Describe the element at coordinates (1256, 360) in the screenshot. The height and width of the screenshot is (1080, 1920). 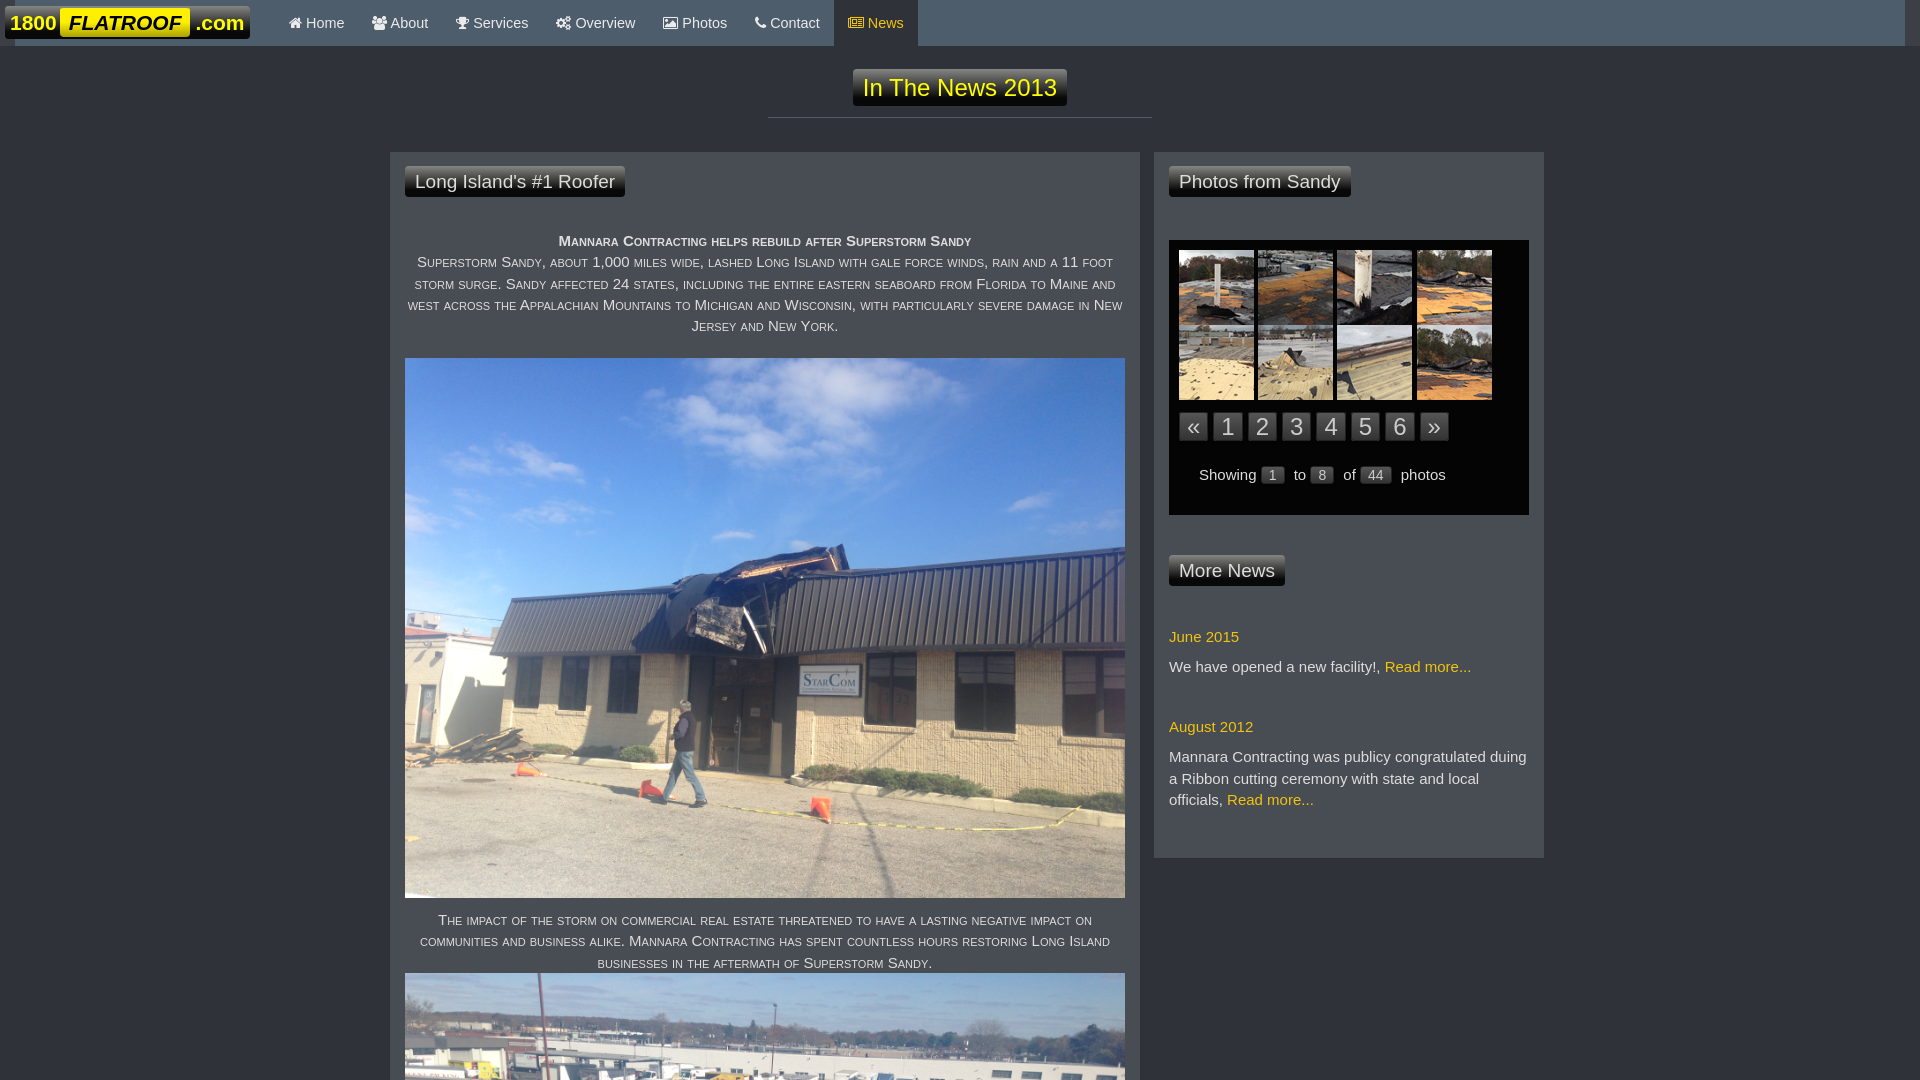
I see `'1800Flatroof.com on the  job'` at that location.